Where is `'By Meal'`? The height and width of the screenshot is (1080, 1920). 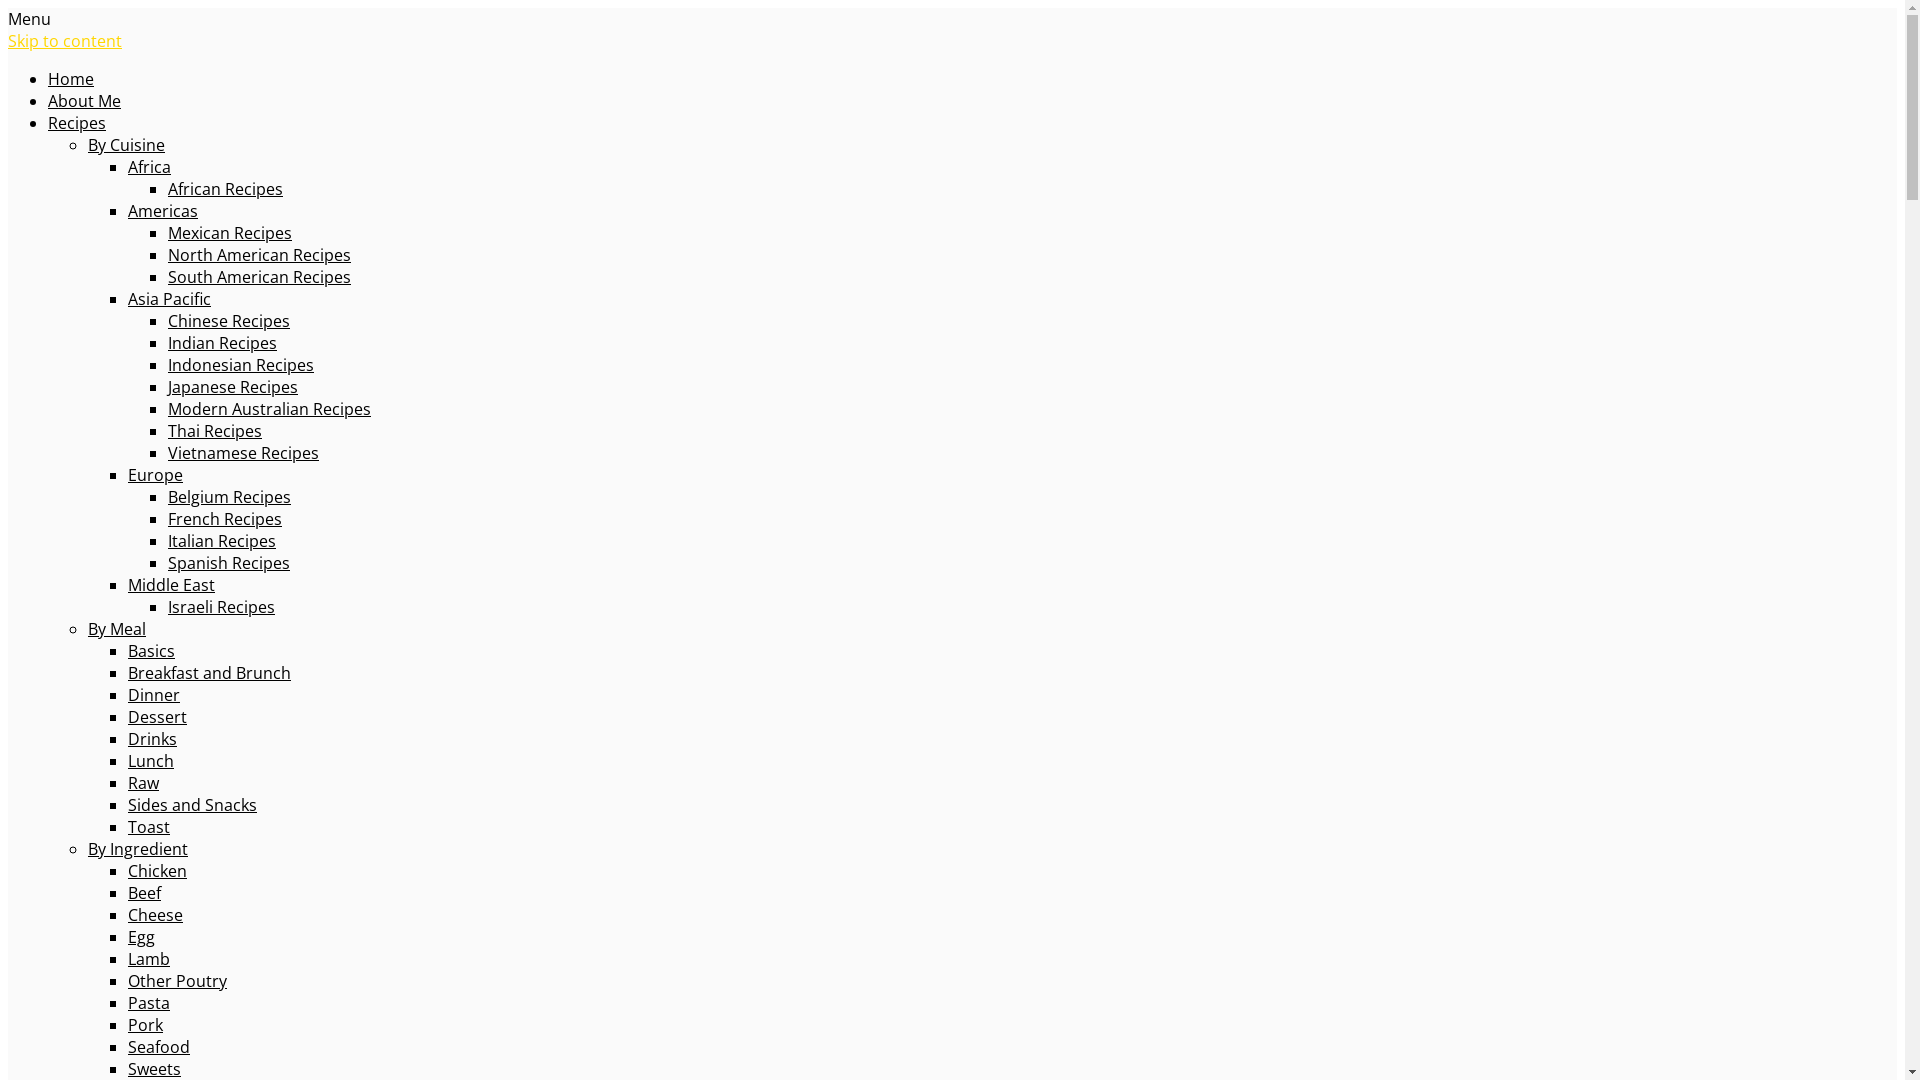
'By Meal' is located at coordinates (115, 627).